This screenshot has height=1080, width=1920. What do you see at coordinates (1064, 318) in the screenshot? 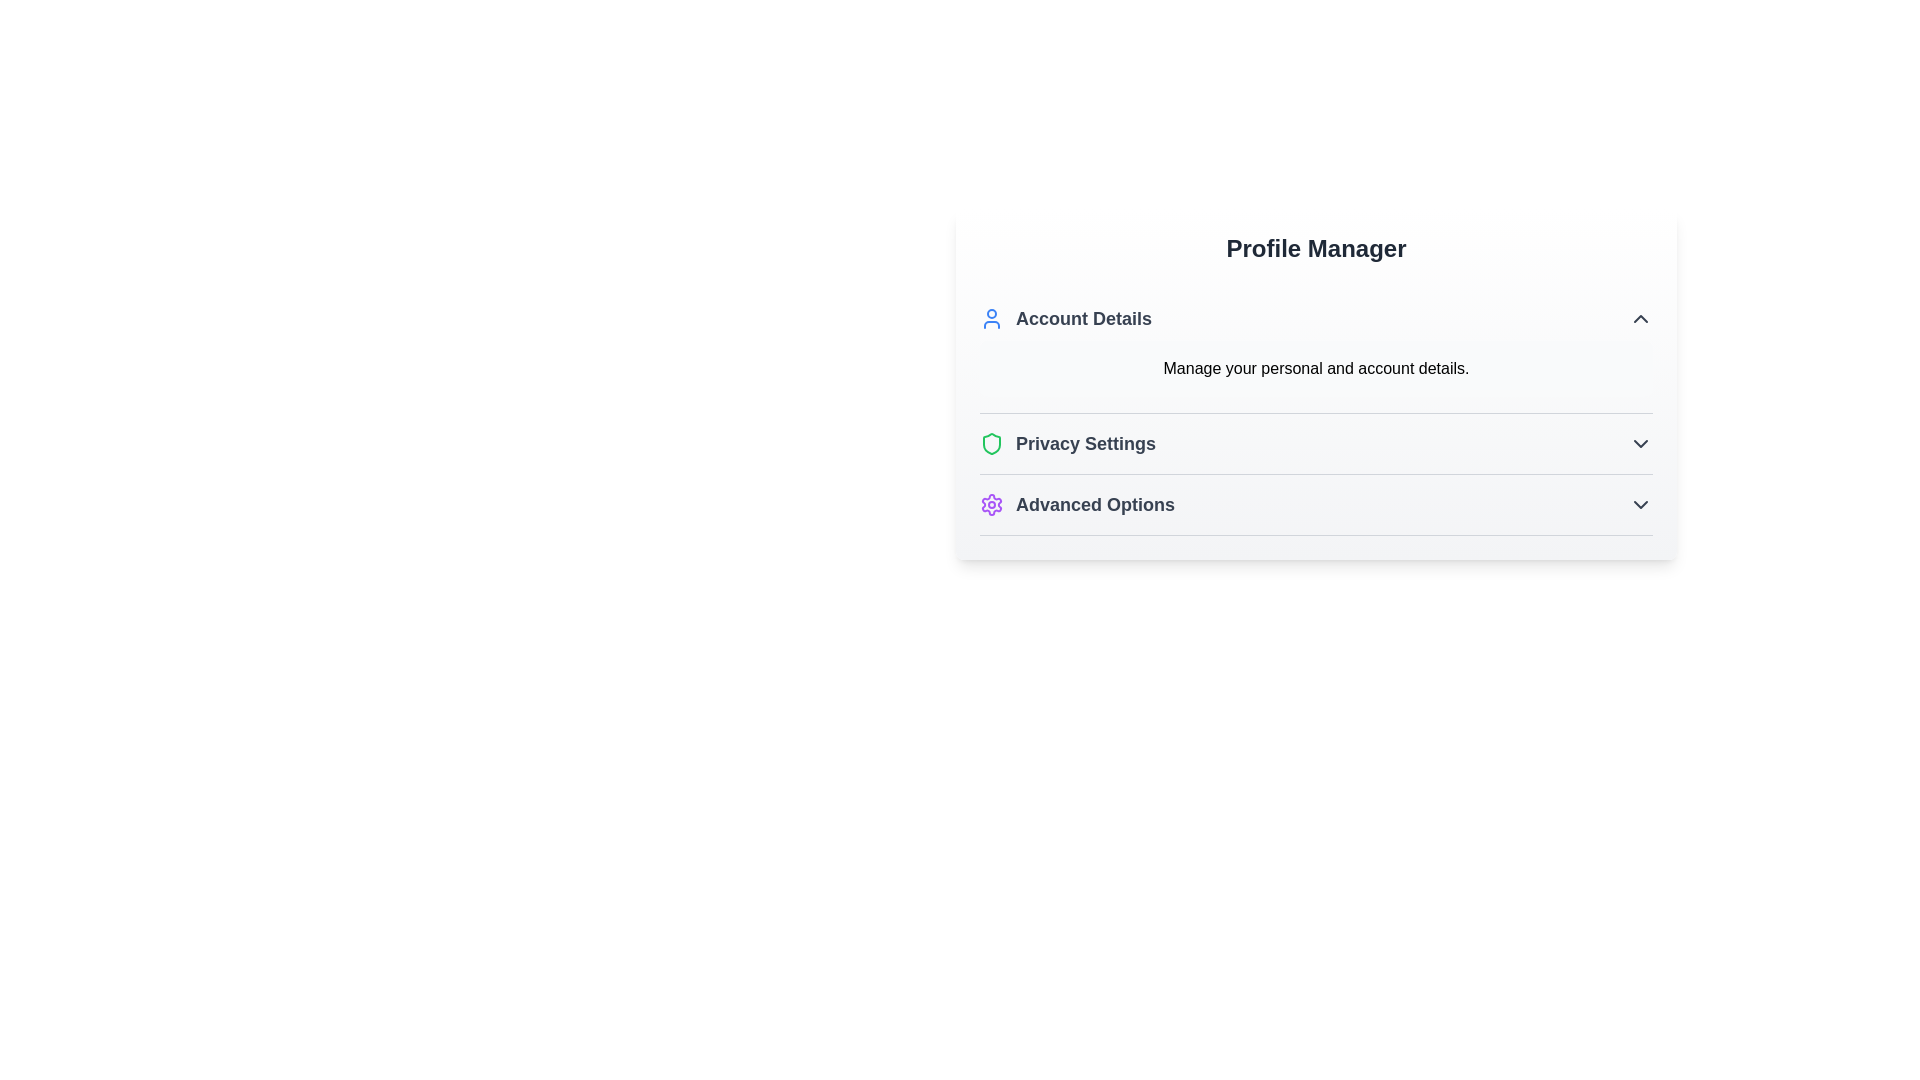
I see `the 'Account Details' label with a blue user icon located in the 'Profile Manager' section` at bounding box center [1064, 318].